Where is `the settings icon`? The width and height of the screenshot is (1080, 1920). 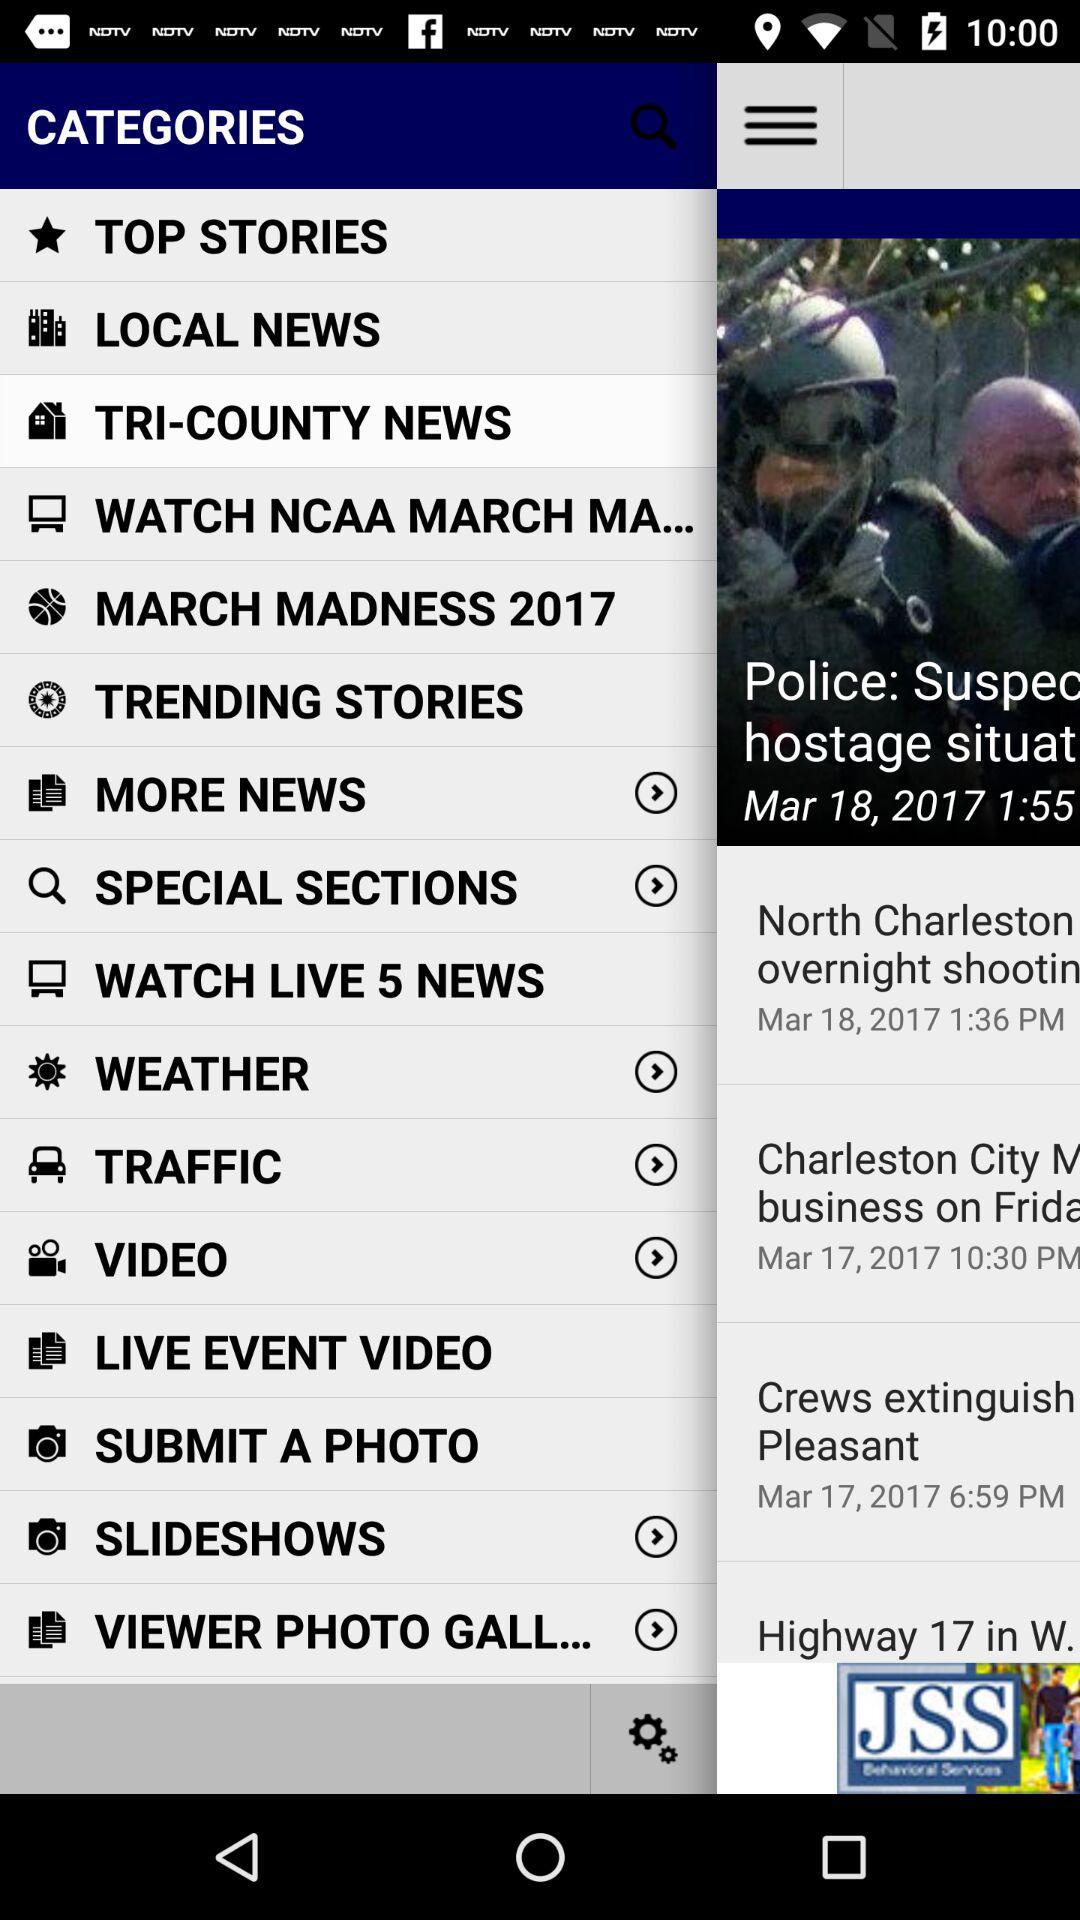
the settings icon is located at coordinates (654, 1737).